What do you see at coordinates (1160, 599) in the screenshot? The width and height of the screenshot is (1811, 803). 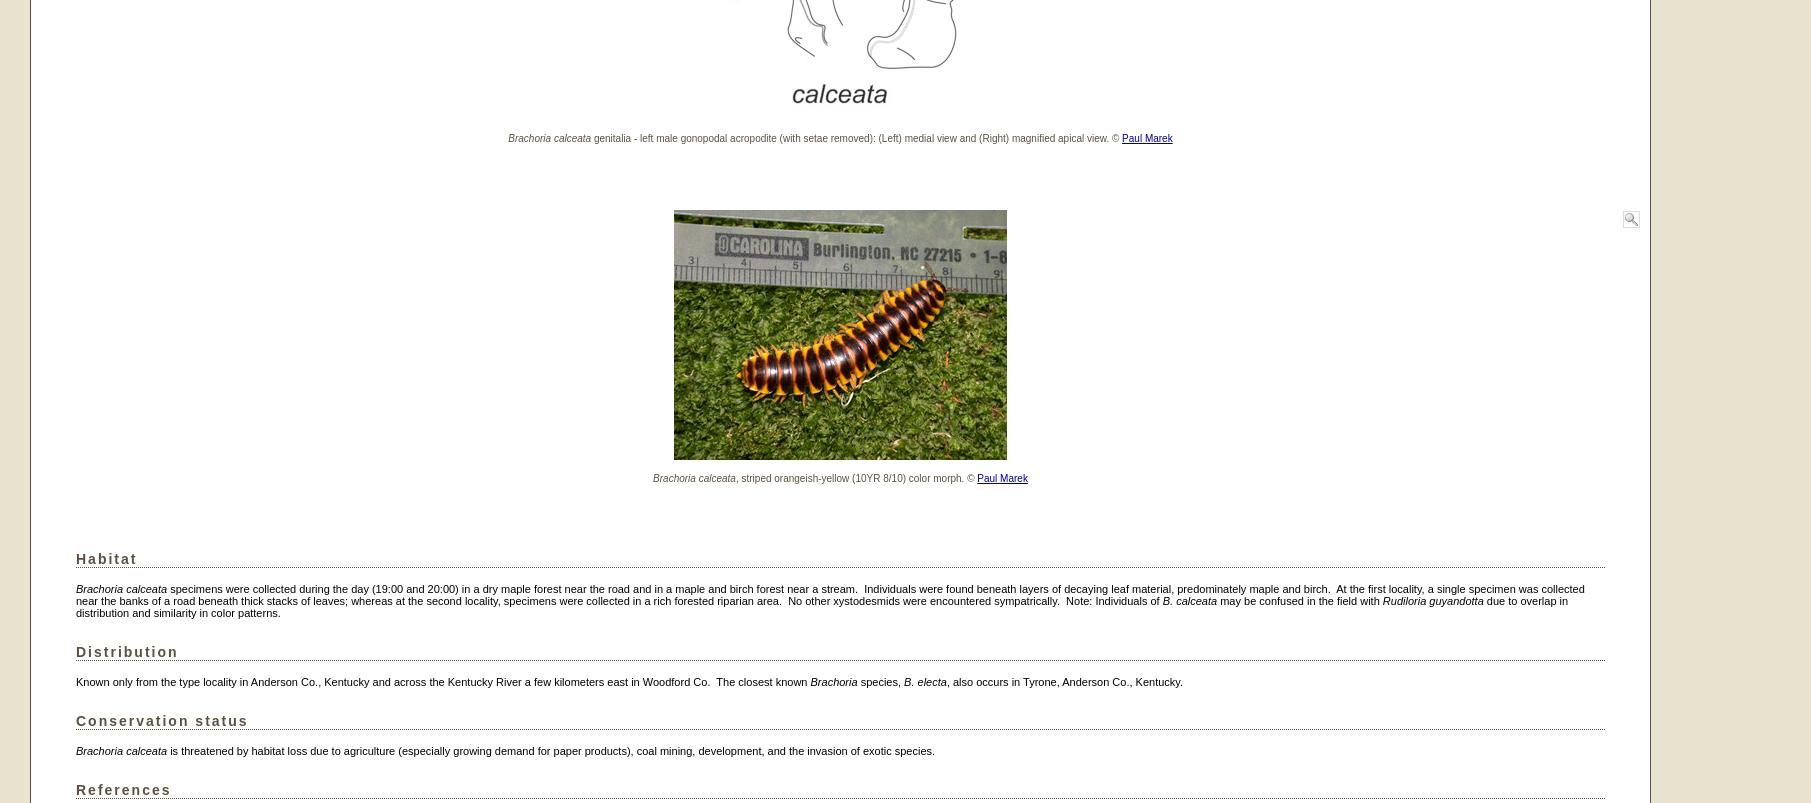 I see `'B. calceata'` at bounding box center [1160, 599].